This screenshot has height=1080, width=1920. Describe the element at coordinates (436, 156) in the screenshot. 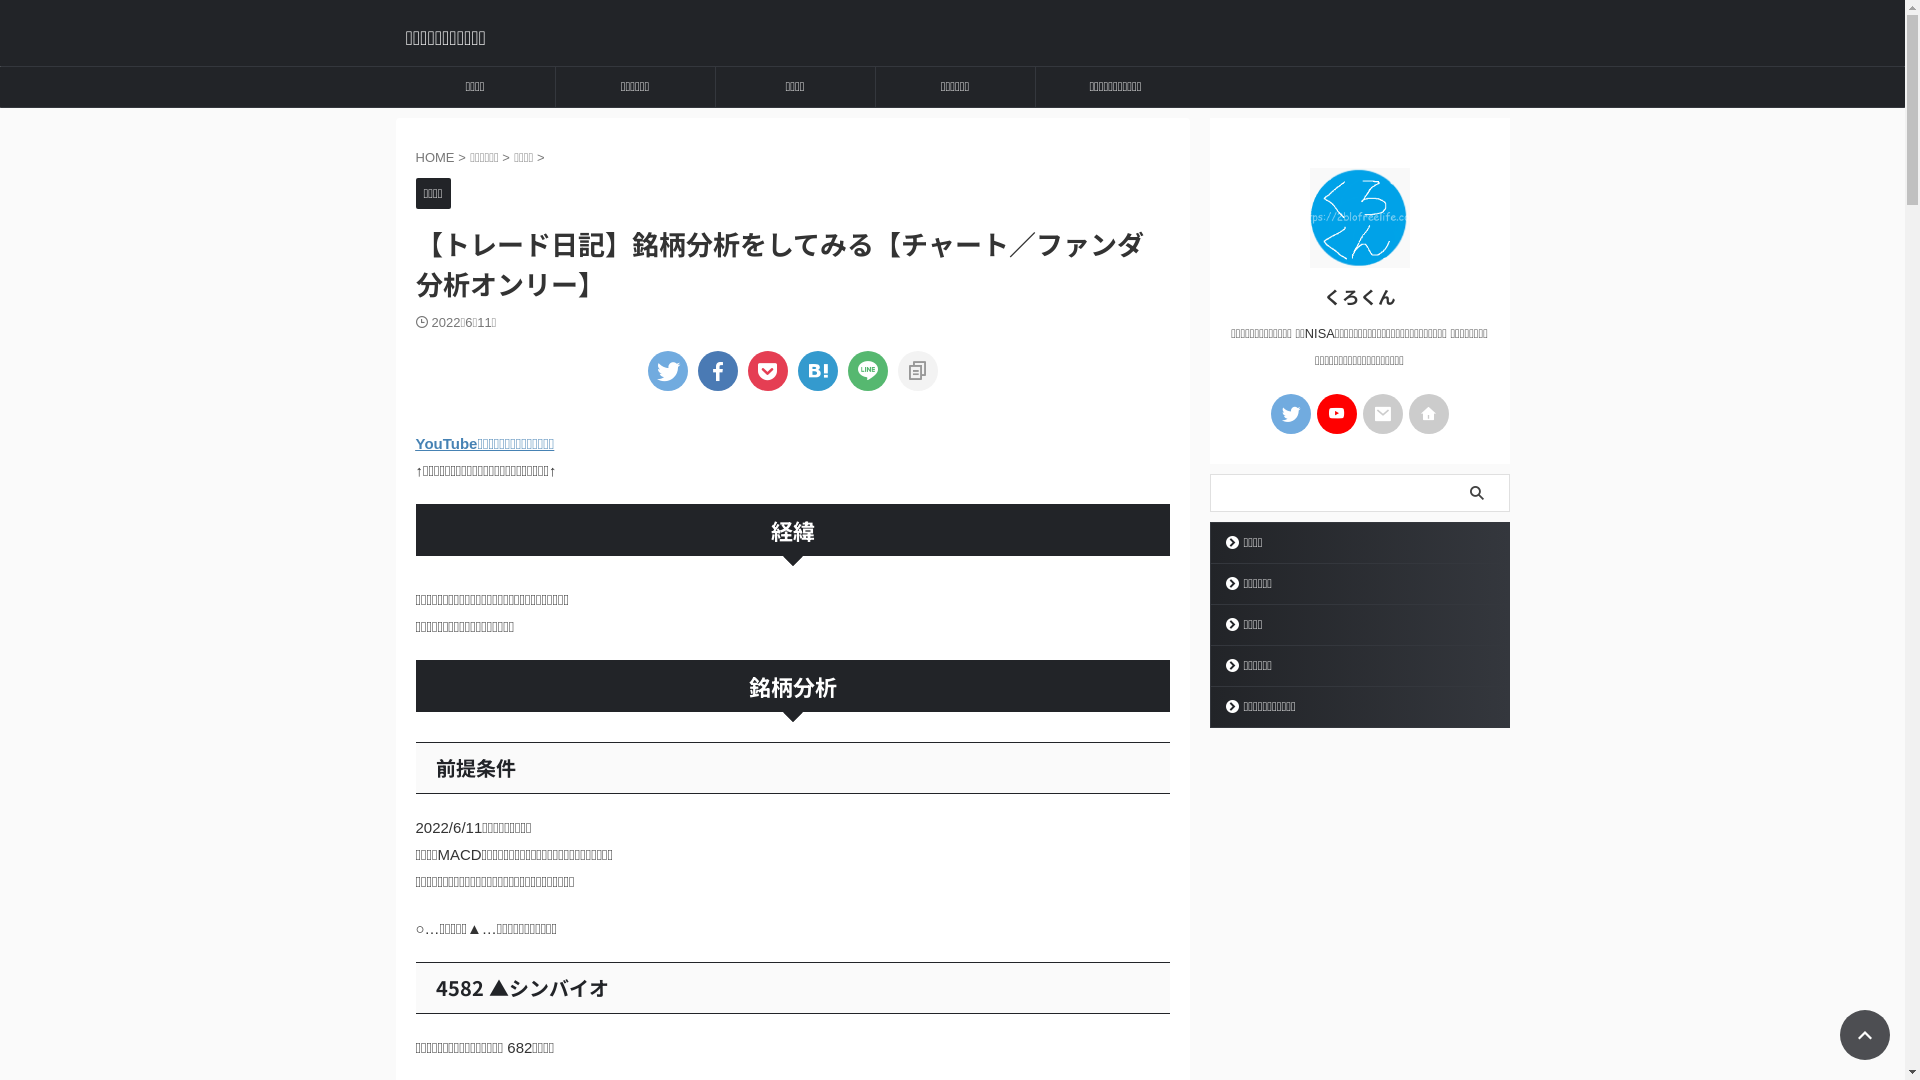

I see `'HOME'` at that location.